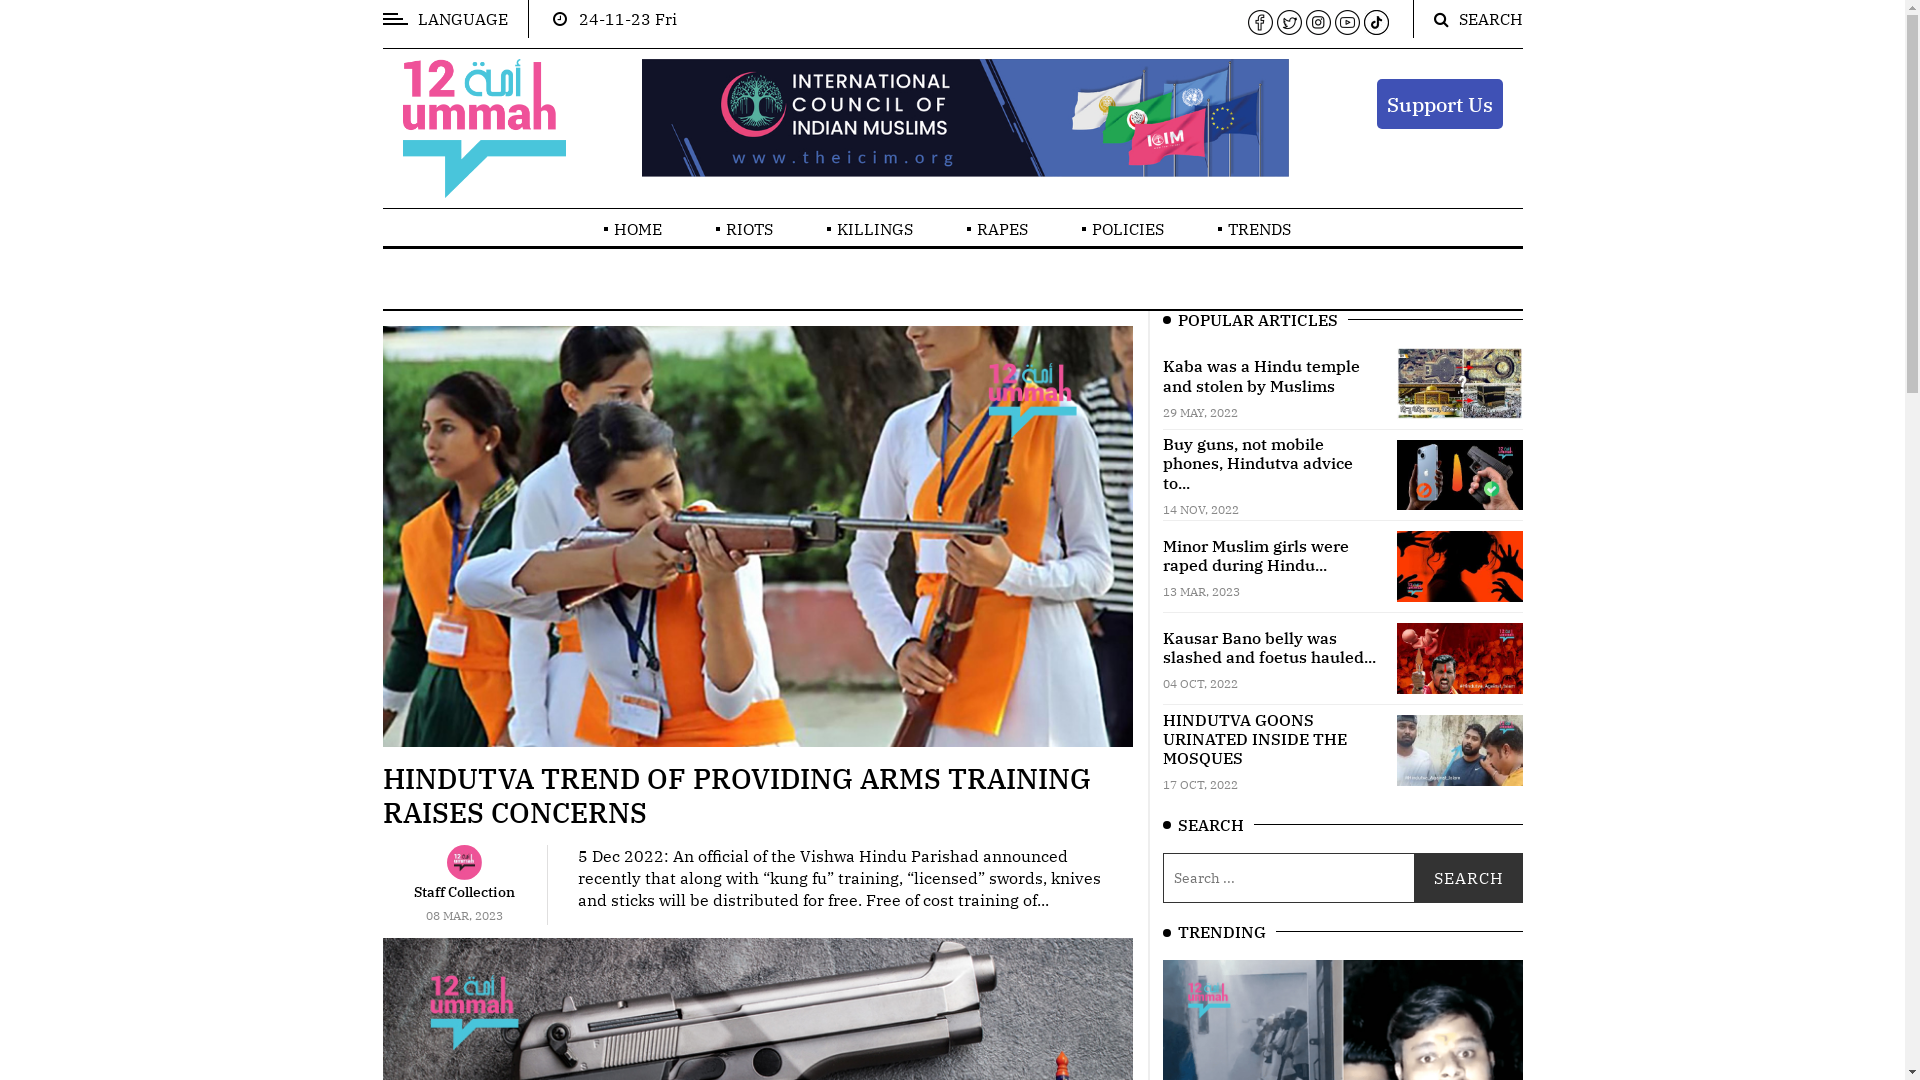 The height and width of the screenshot is (1080, 1920). Describe the element at coordinates (1258, 227) in the screenshot. I see `'TRENDS'` at that location.